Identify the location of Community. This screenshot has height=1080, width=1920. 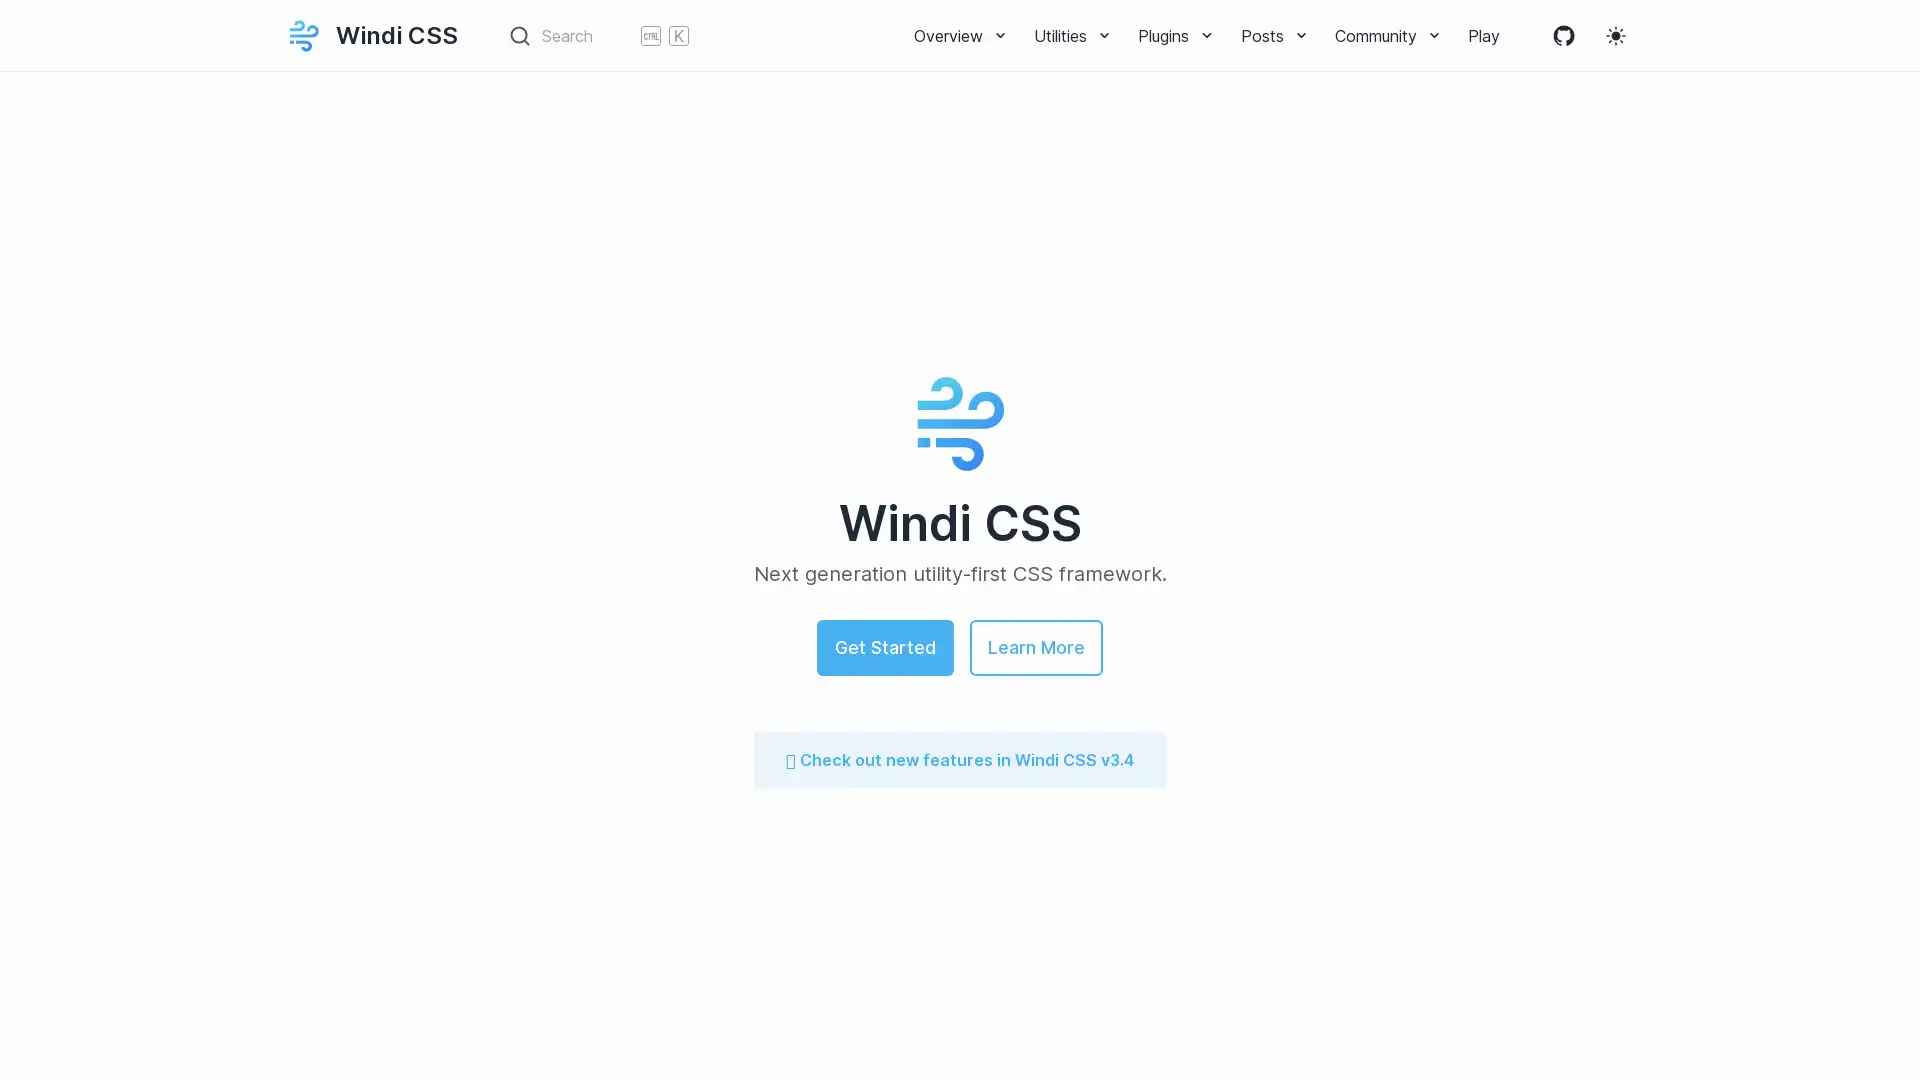
(1387, 34).